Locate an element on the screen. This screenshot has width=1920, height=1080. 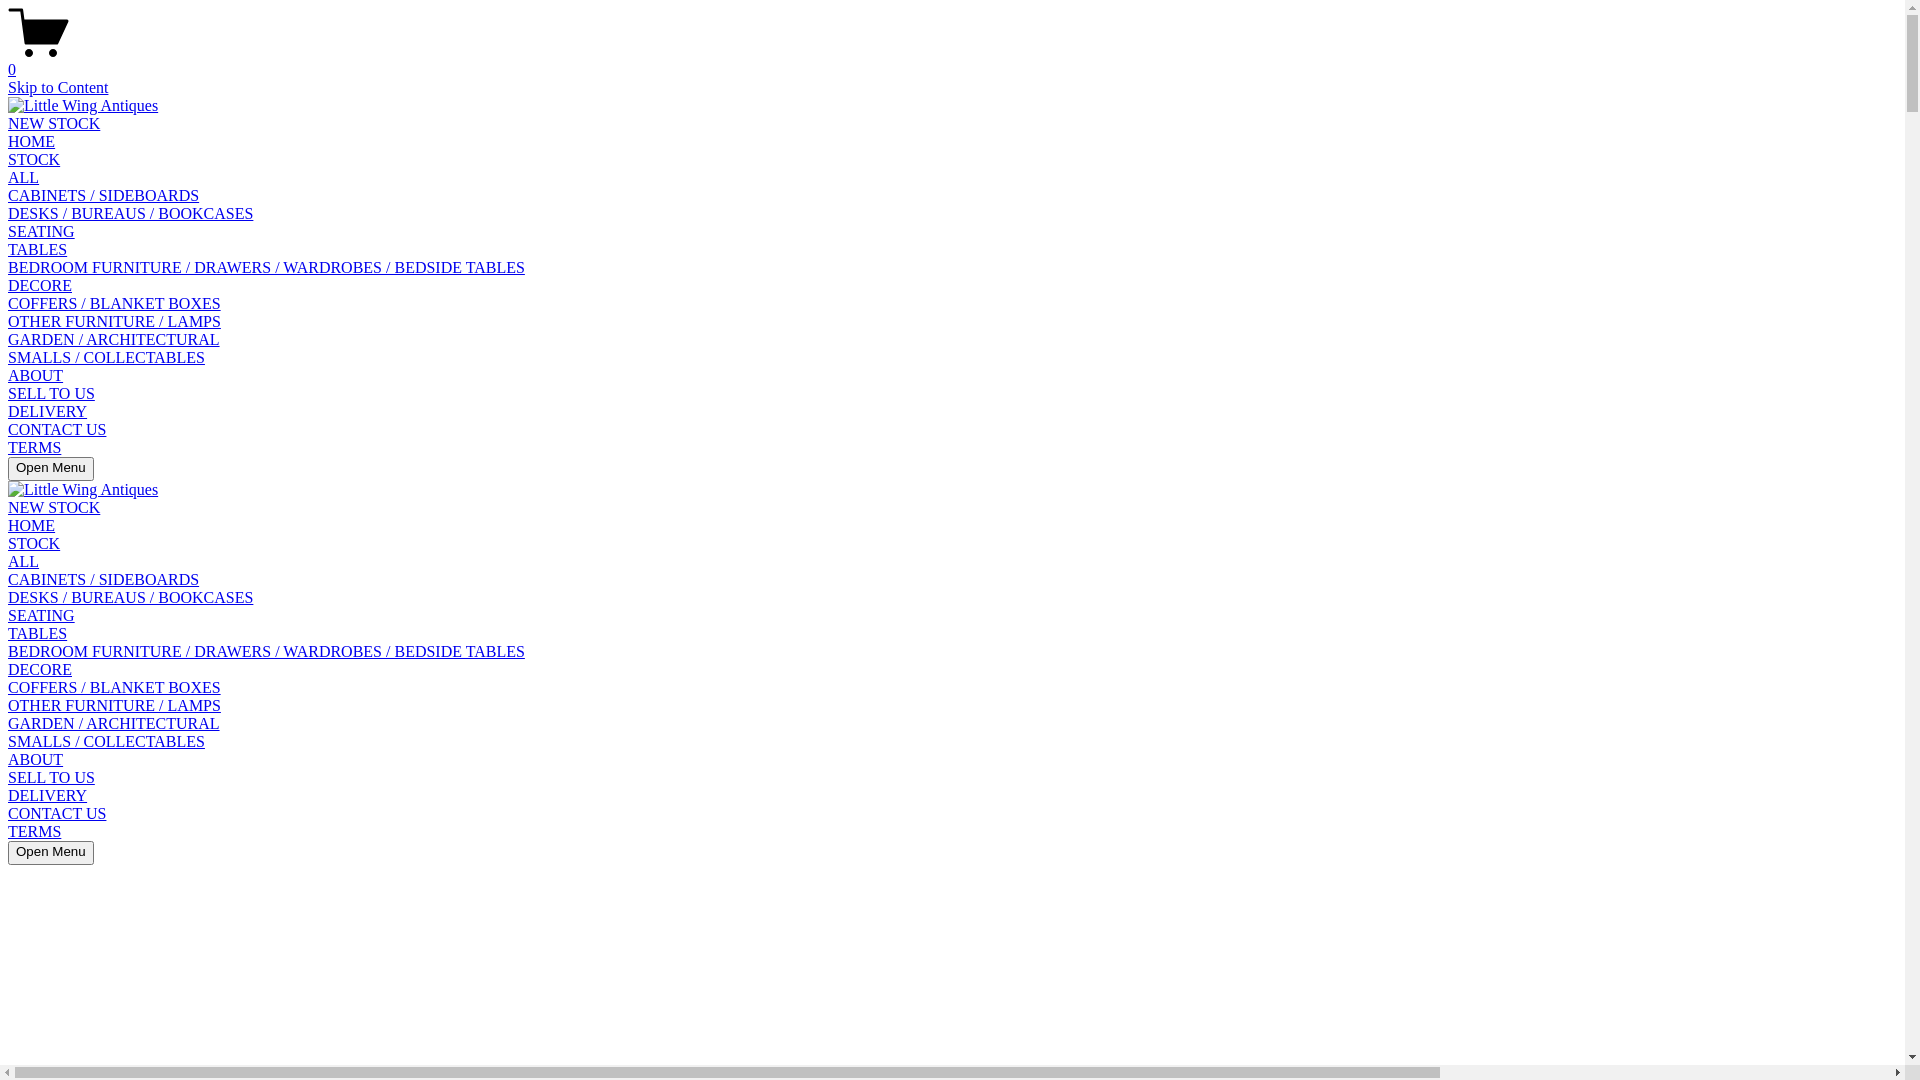
'SEATING' is located at coordinates (41, 614).